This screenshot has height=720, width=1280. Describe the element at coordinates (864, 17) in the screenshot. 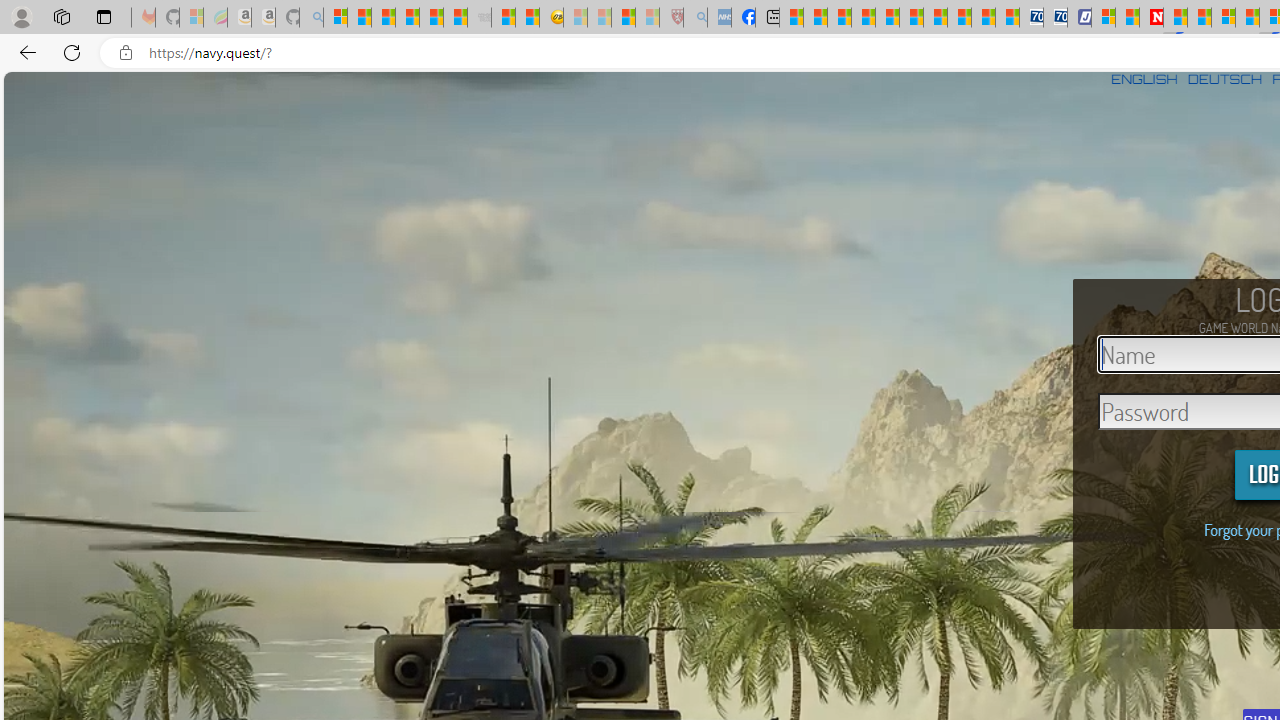

I see `'Climate Damage Becomes Too Severe To Reverse'` at that location.